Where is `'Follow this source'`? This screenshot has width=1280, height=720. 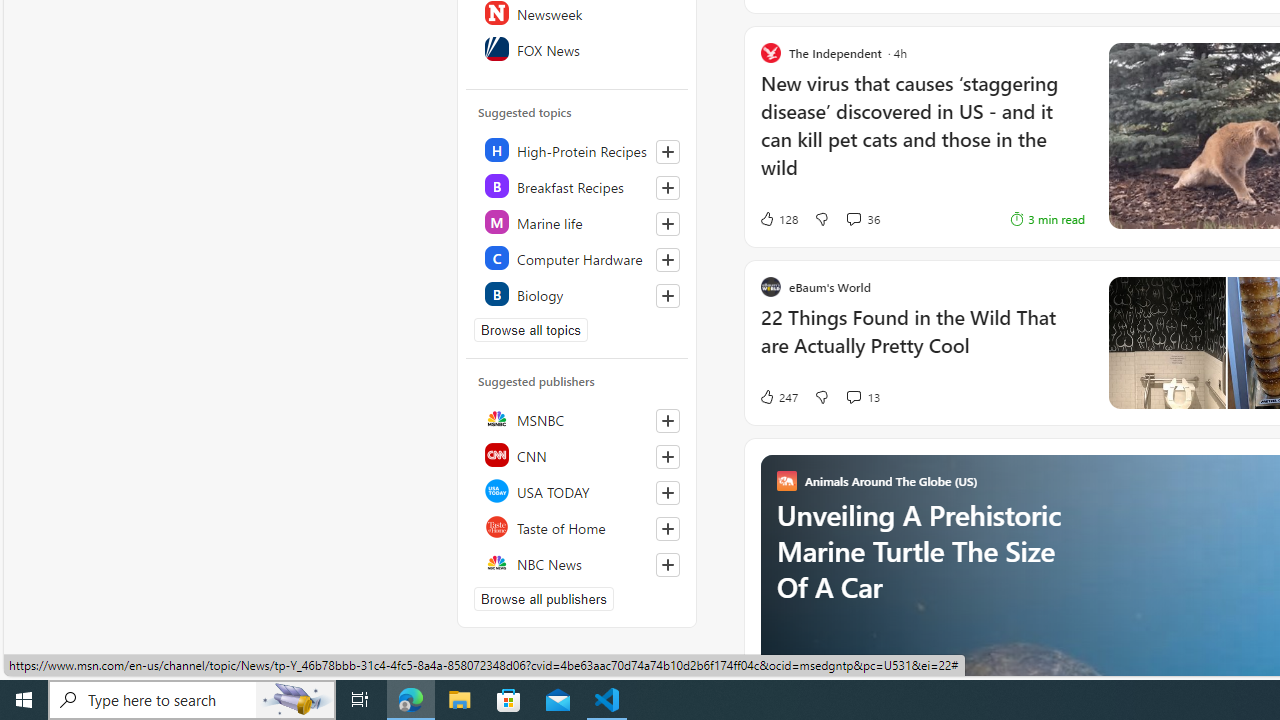 'Follow this source' is located at coordinates (668, 564).